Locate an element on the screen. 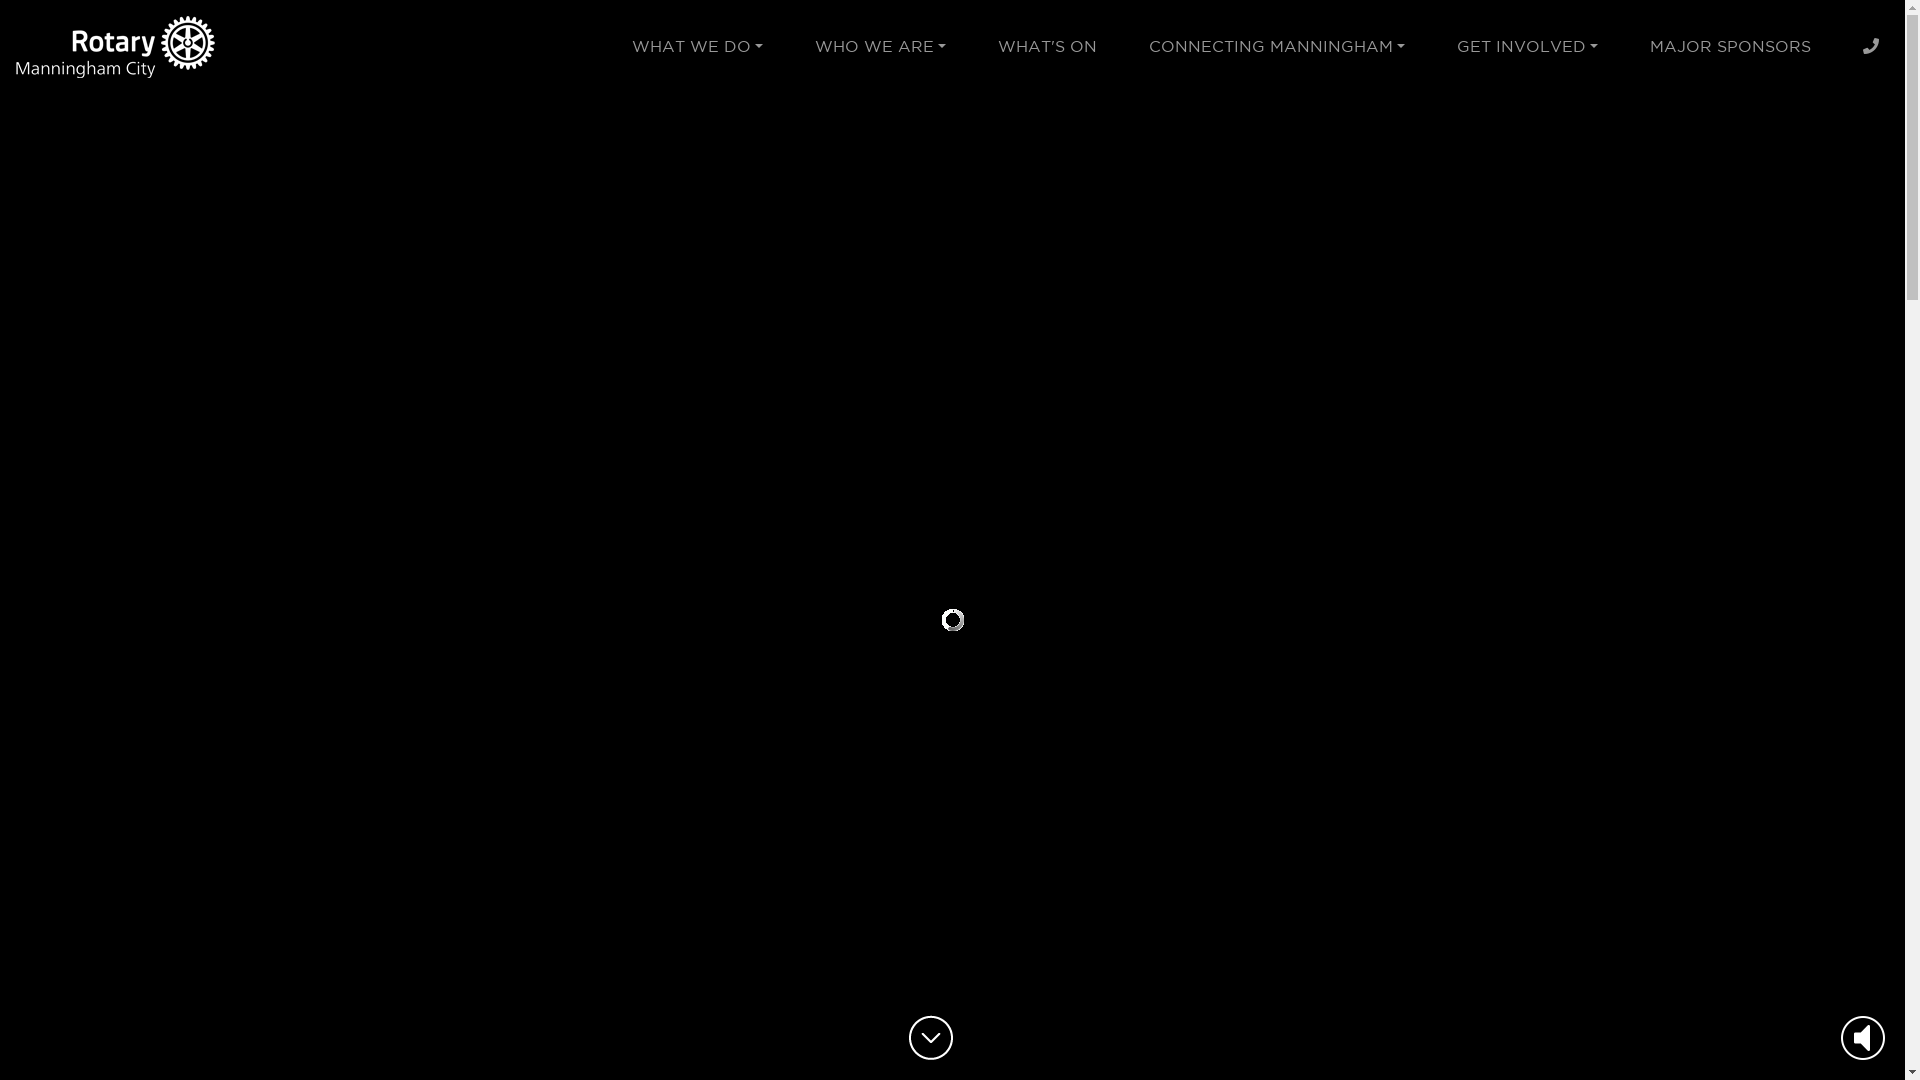 This screenshot has height=1080, width=1920. 'WHAT WE DO' is located at coordinates (697, 49).